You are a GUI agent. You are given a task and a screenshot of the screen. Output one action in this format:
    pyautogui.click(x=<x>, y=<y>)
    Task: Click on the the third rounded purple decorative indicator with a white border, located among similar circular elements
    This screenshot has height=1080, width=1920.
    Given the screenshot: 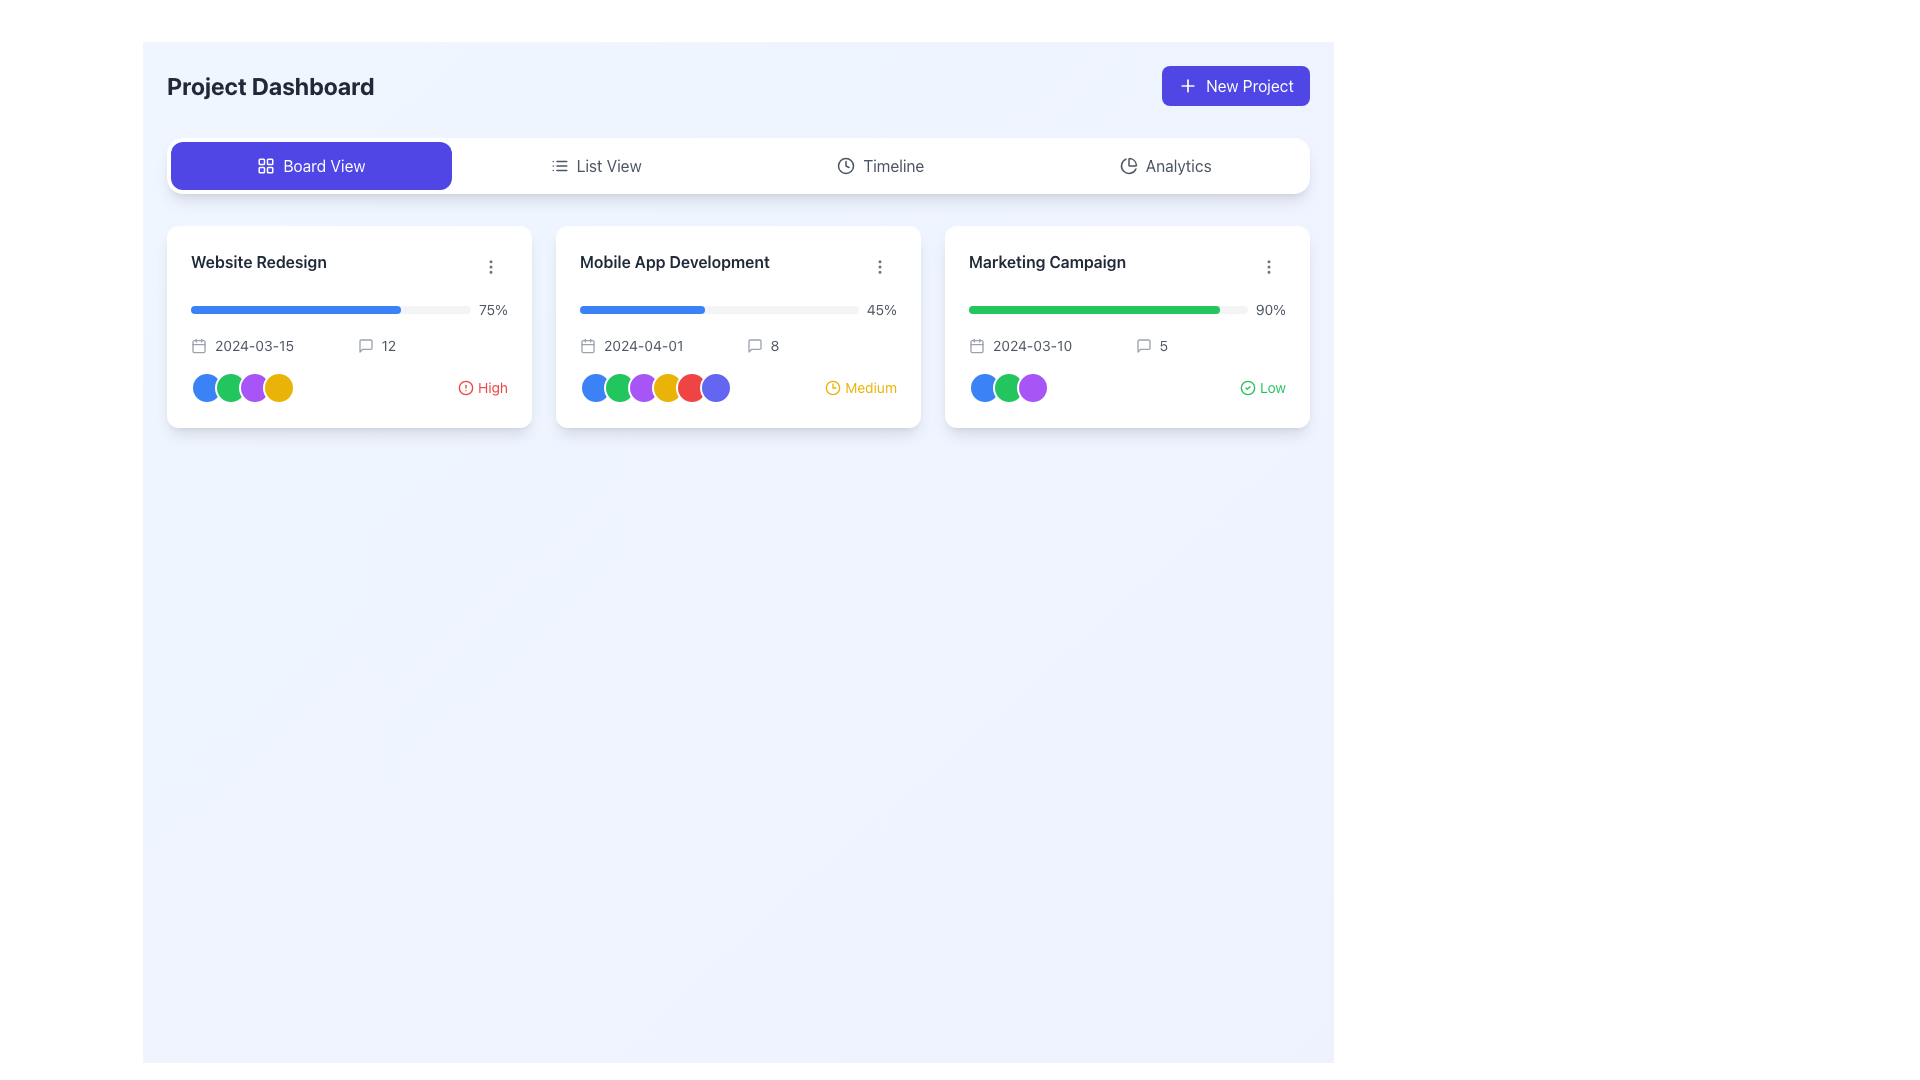 What is the action you would take?
    pyautogui.click(x=253, y=388)
    